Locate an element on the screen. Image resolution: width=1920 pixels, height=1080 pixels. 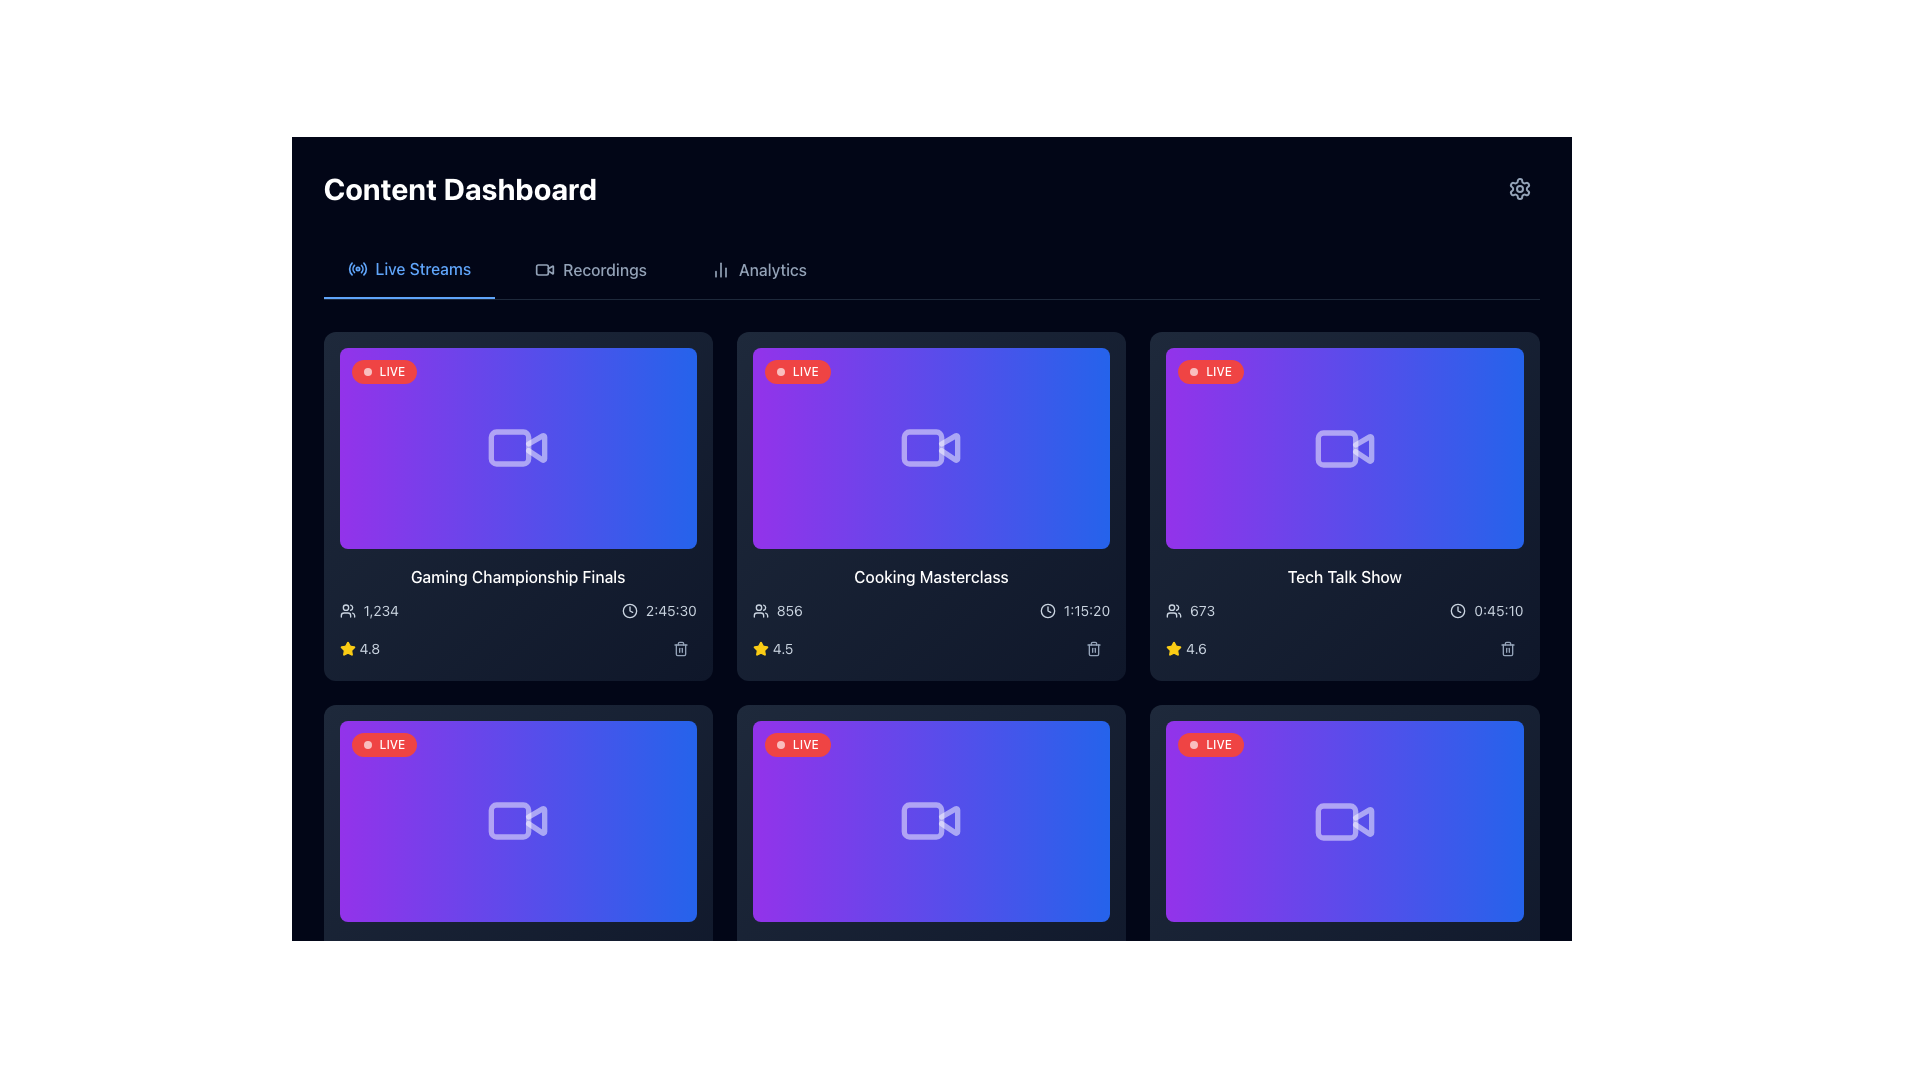
text displaying the time value '0:45:10' accompanied by a clock icon located in the bottom-right corner of the 'Tech Talk Show' card in the third column of the top row is located at coordinates (1487, 609).